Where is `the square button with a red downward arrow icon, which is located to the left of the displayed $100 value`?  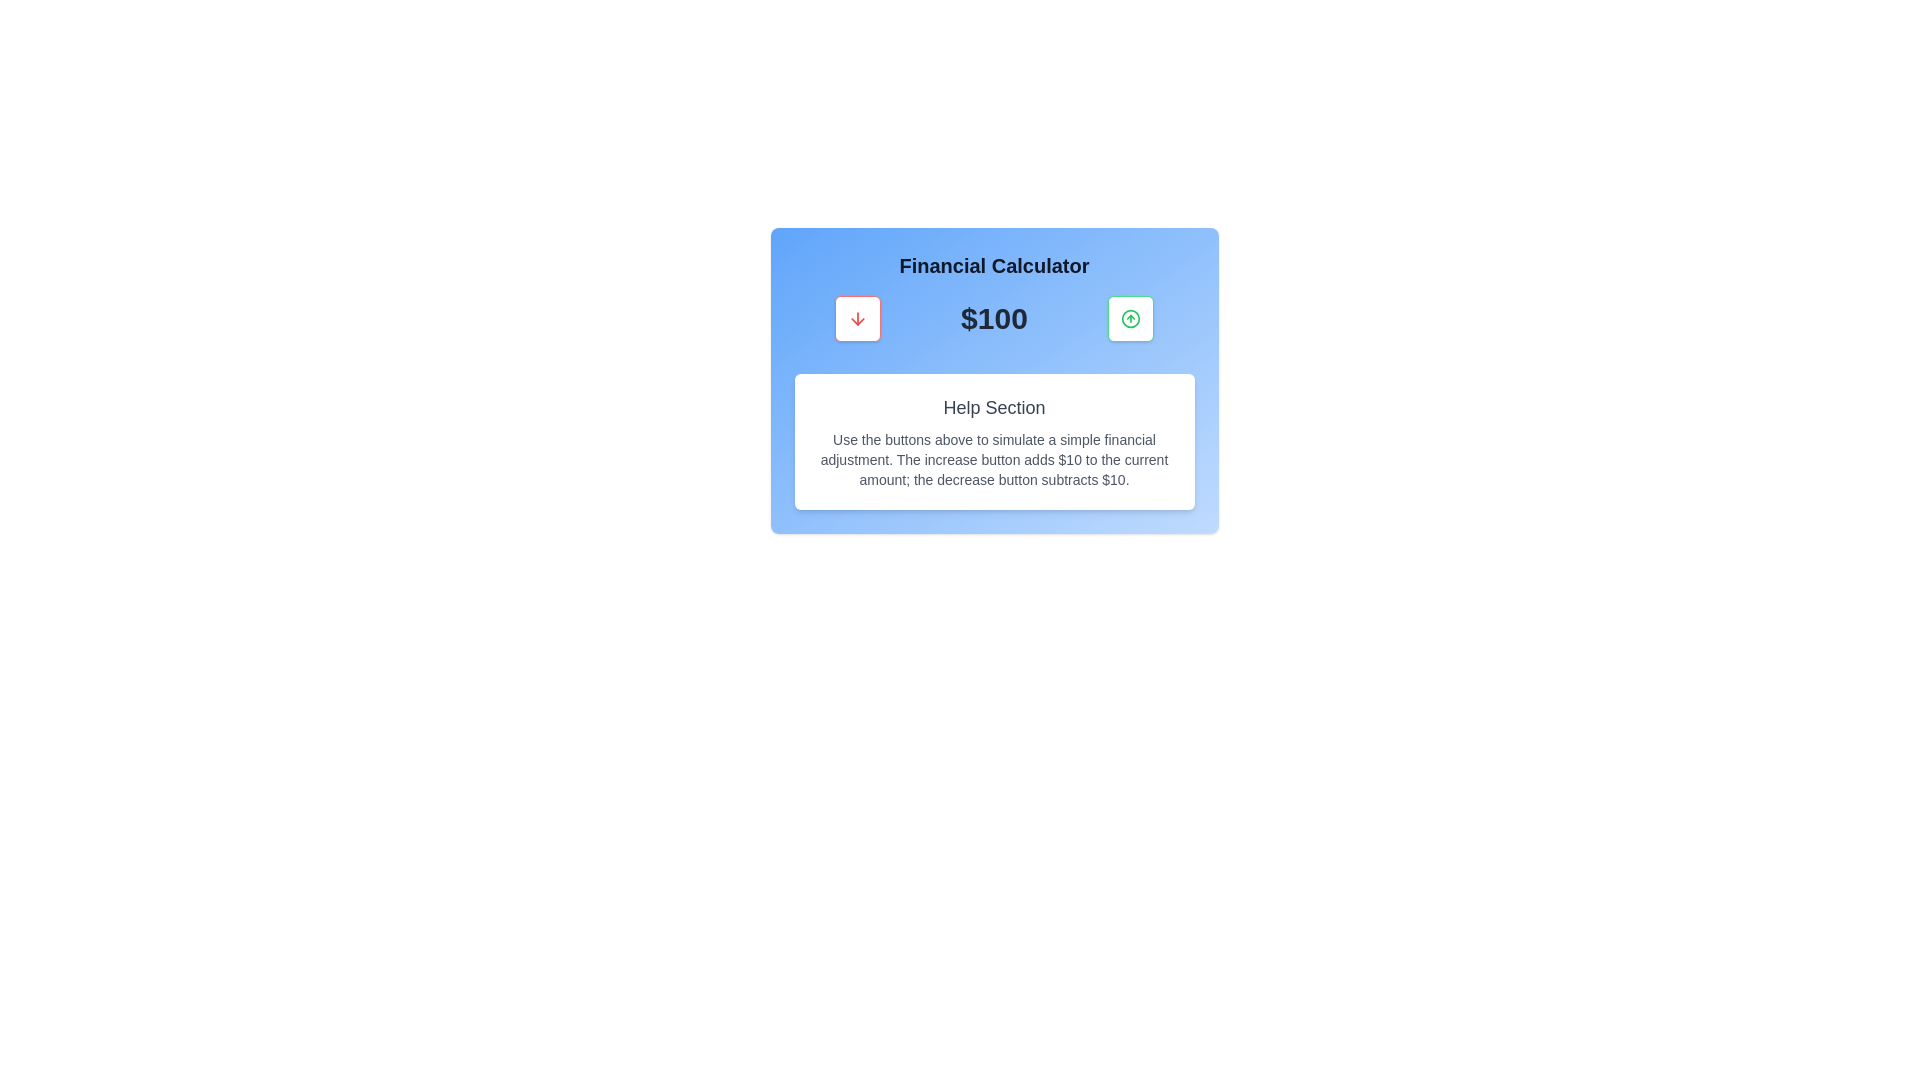
the square button with a red downward arrow icon, which is located to the left of the displayed $100 value is located at coordinates (857, 318).